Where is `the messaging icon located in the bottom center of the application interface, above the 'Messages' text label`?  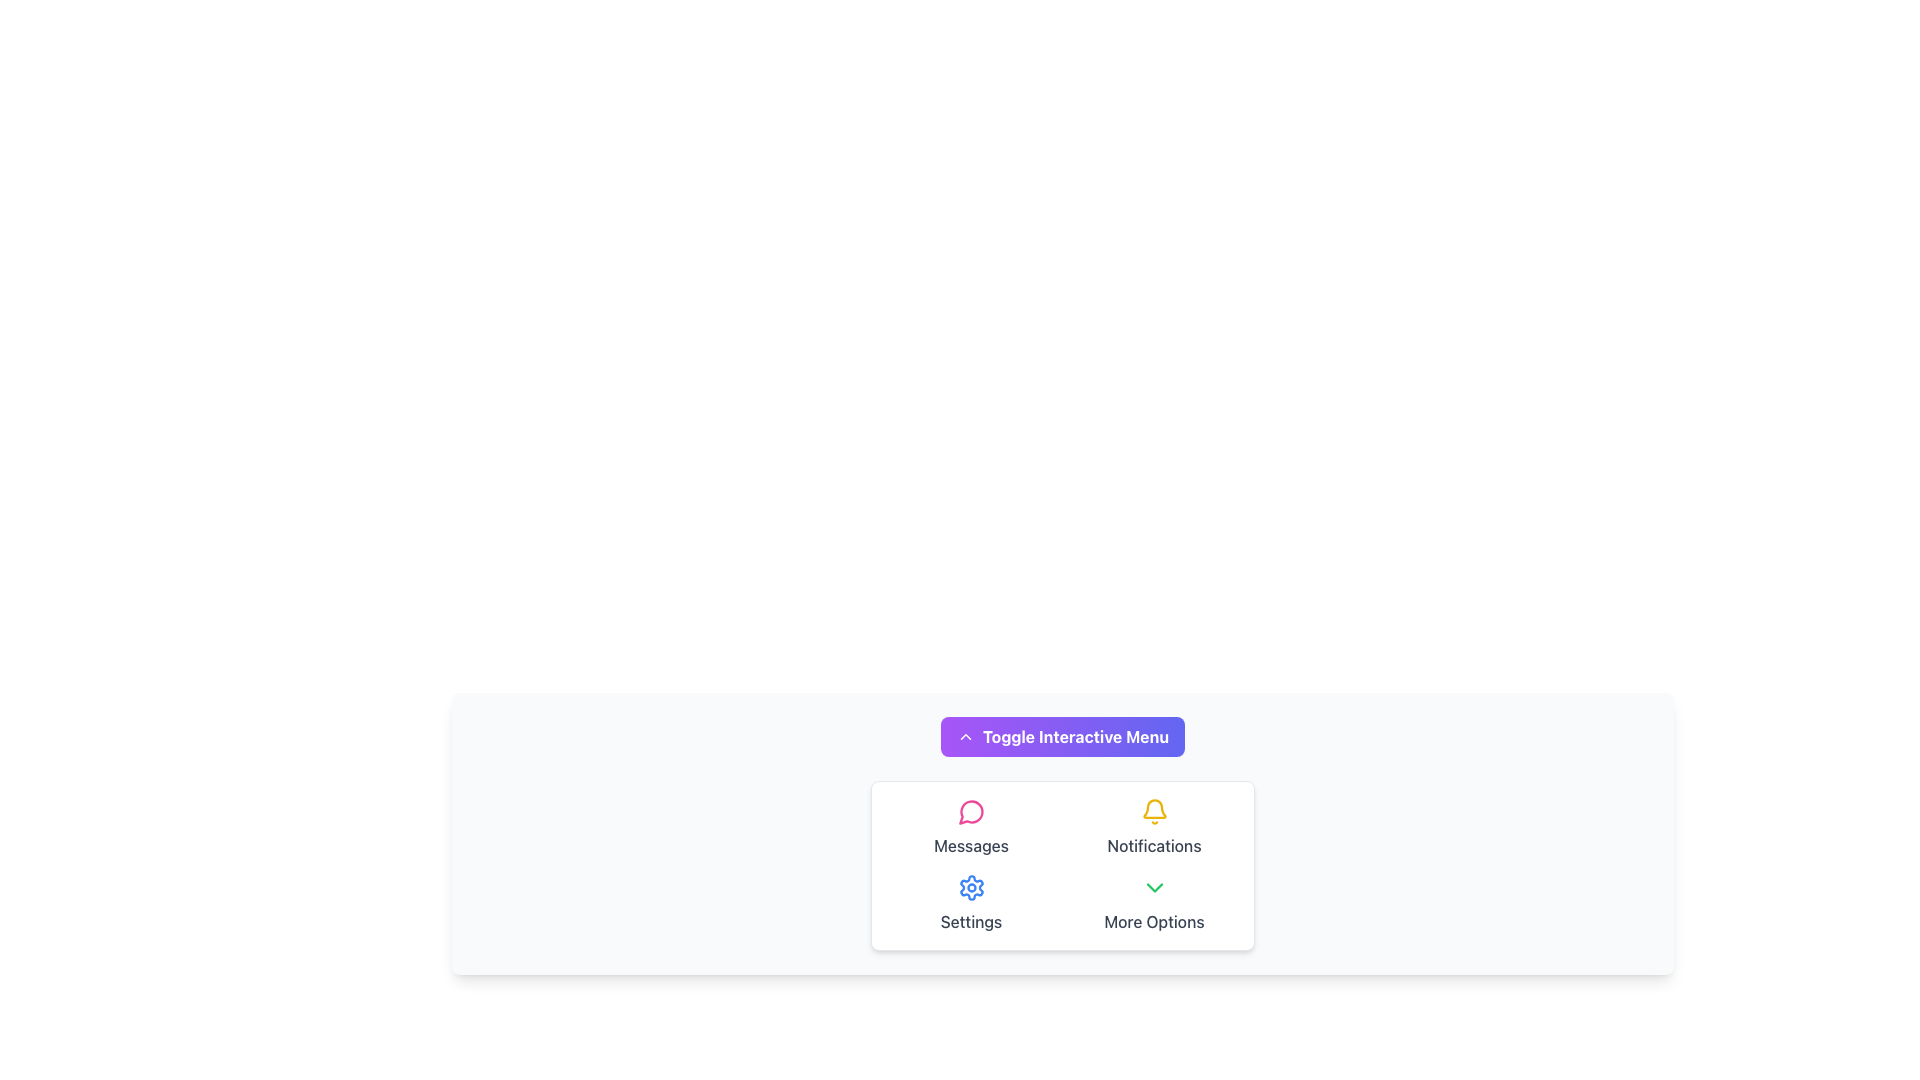
the messaging icon located in the bottom center of the application interface, above the 'Messages' text label is located at coordinates (971, 812).